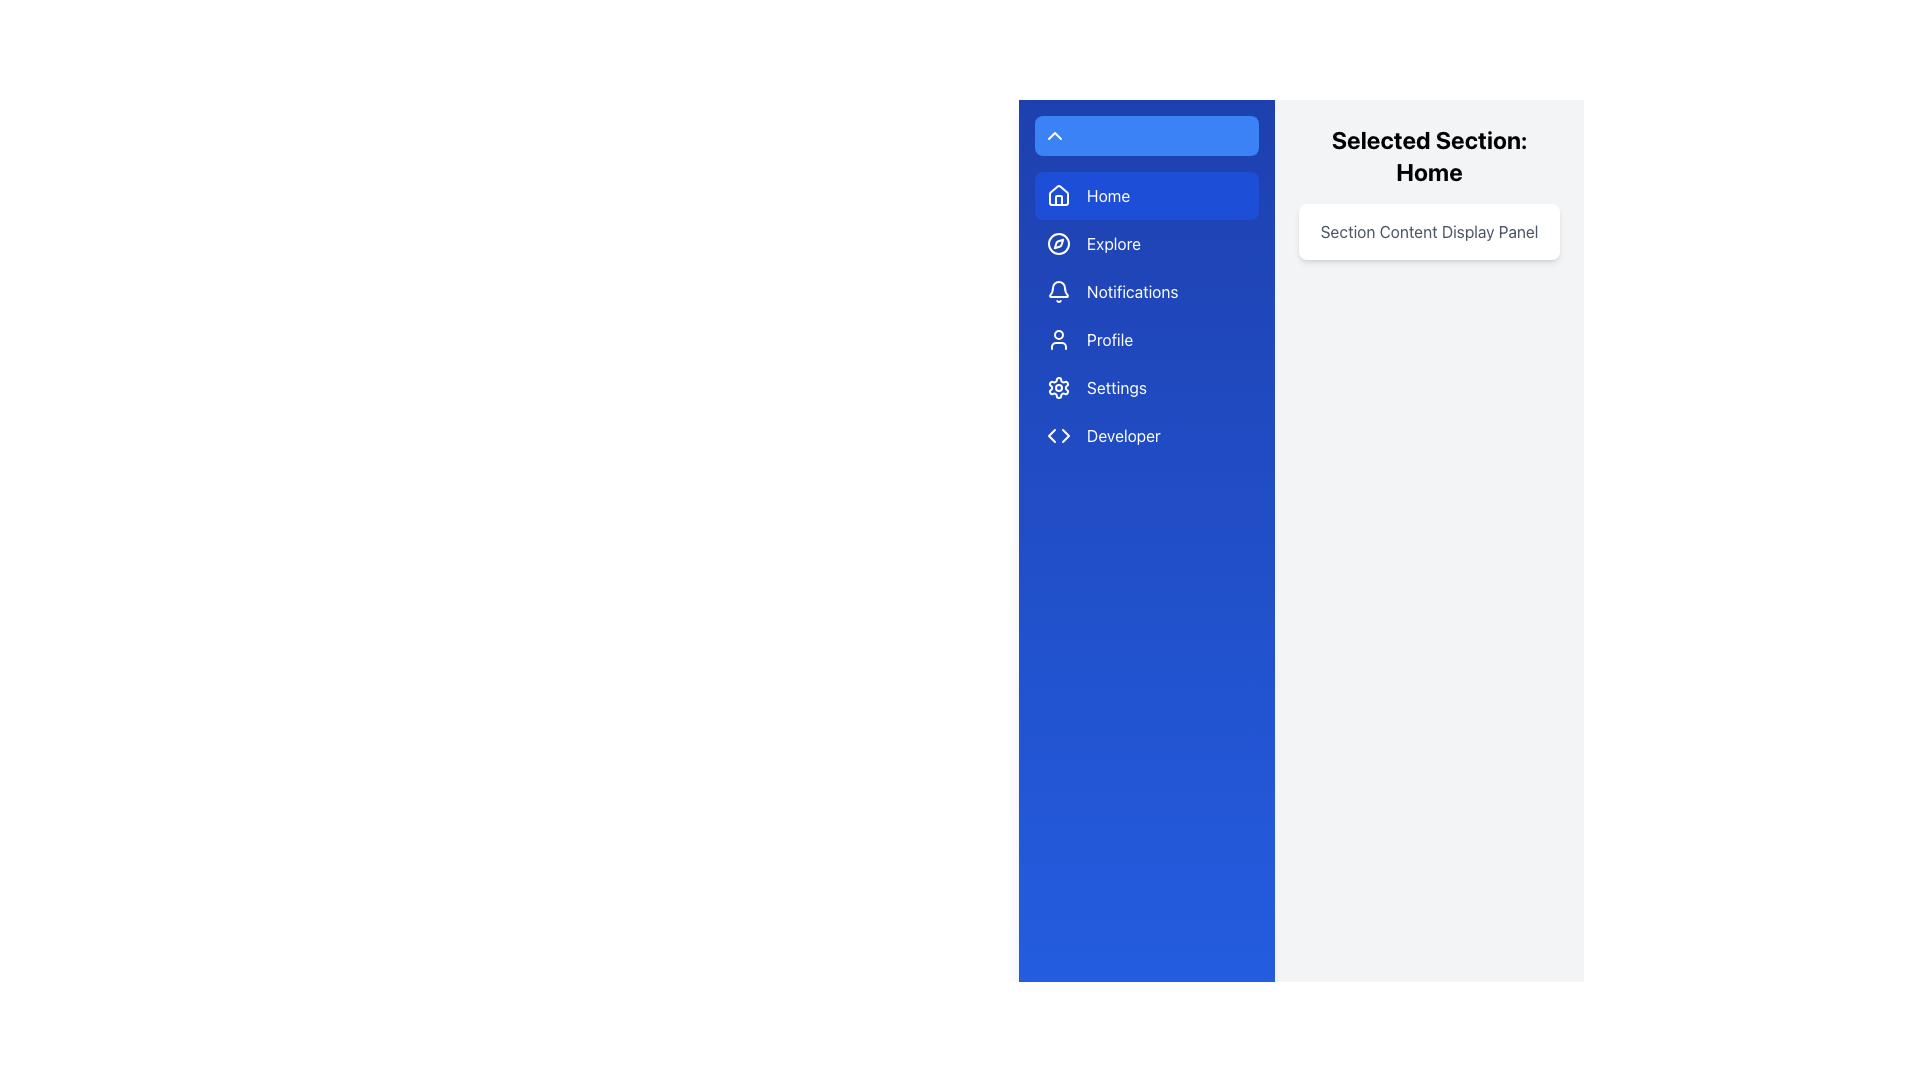  Describe the element at coordinates (1058, 242) in the screenshot. I see `the visual styling of the compass icon located in the navigation menu panel, specifically the 'Explore' option below 'Home'` at that location.